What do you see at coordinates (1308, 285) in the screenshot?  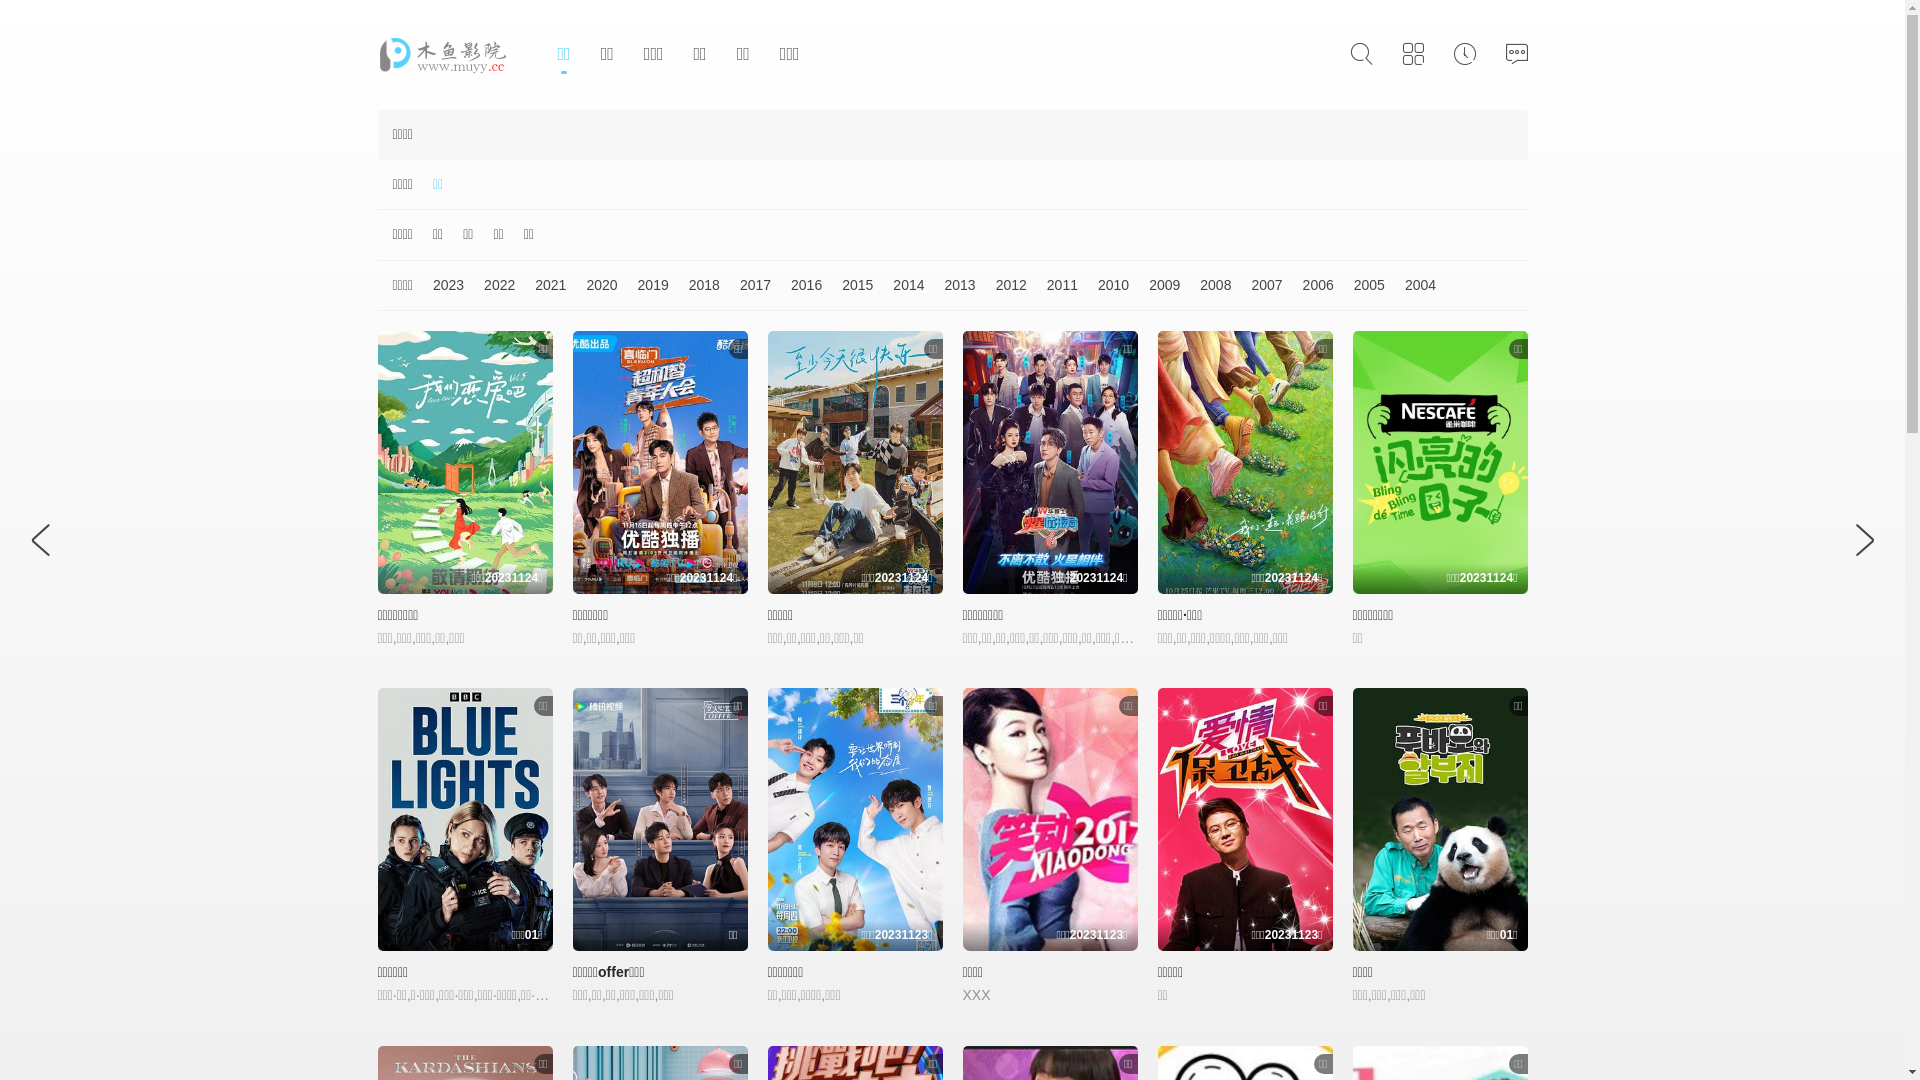 I see `'2006'` at bounding box center [1308, 285].